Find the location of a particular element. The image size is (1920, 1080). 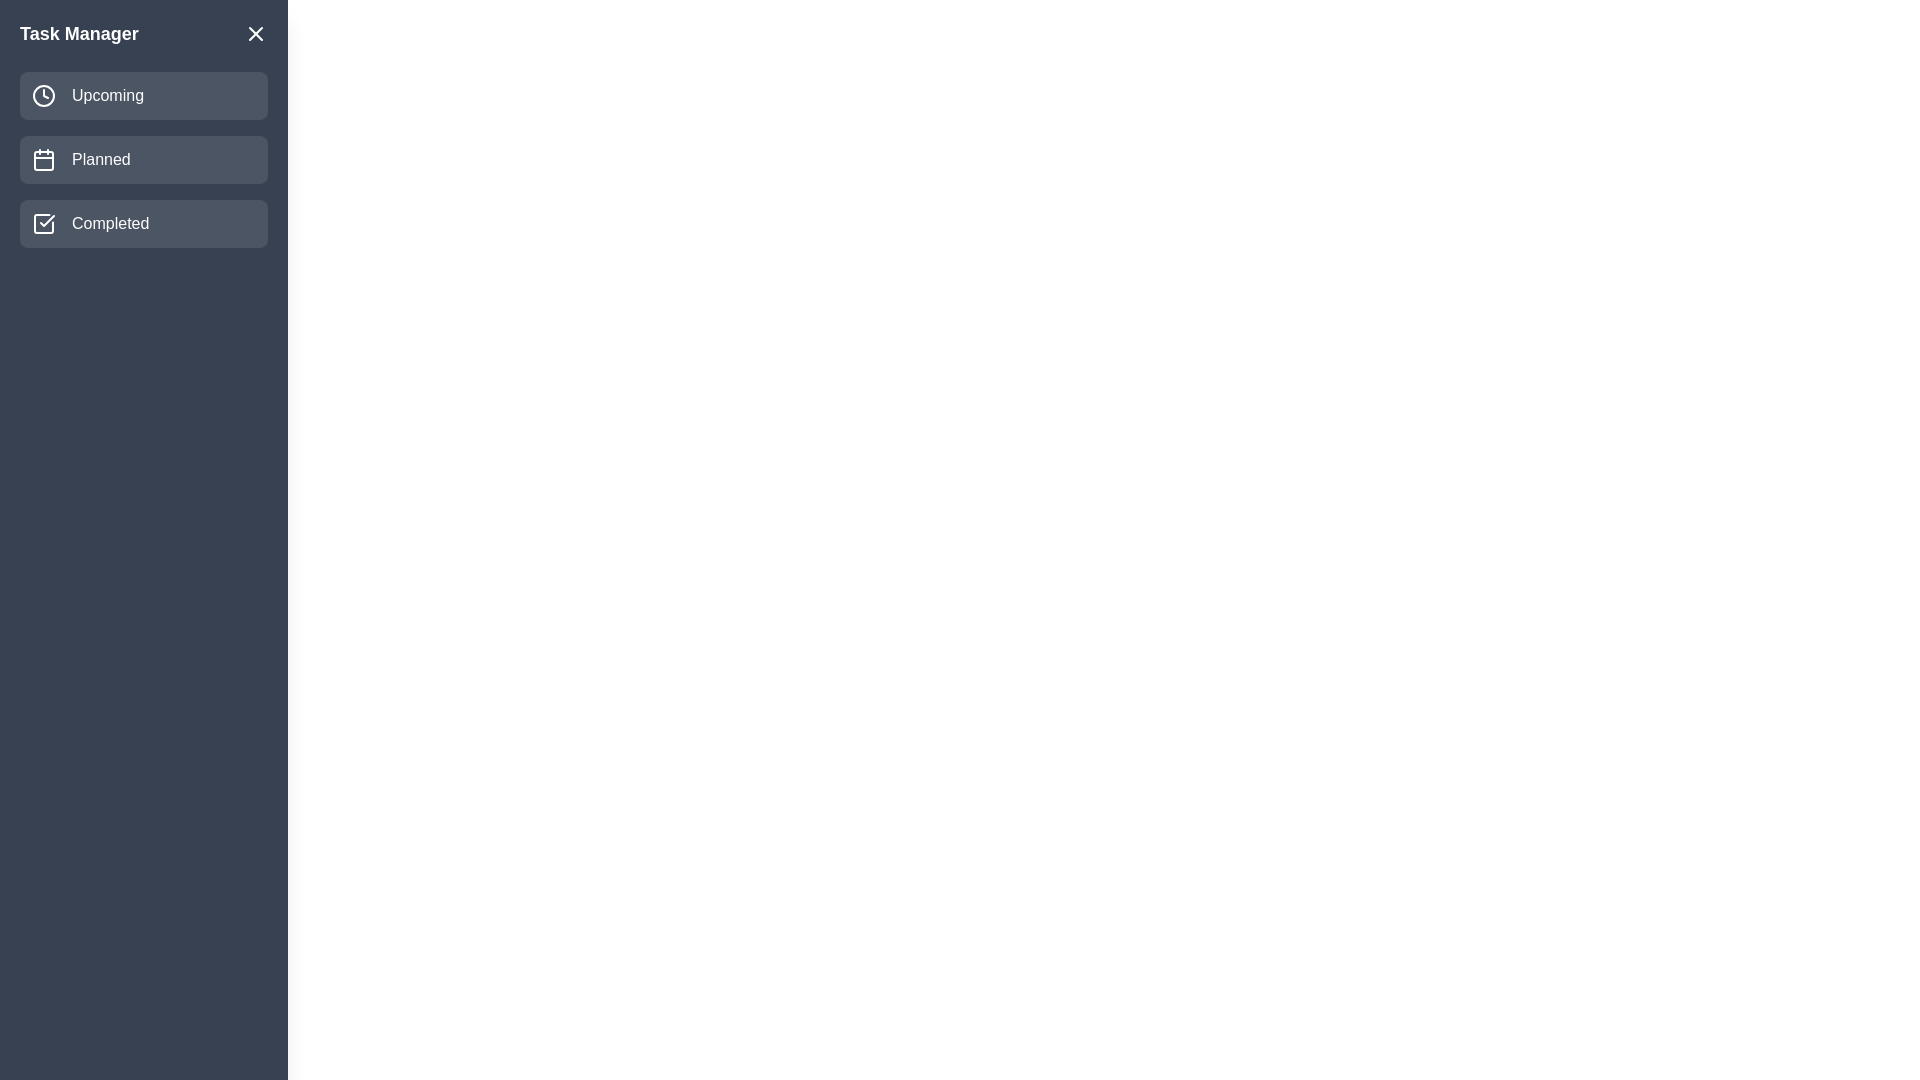

the task category Planned to view its tasks is located at coordinates (143, 158).